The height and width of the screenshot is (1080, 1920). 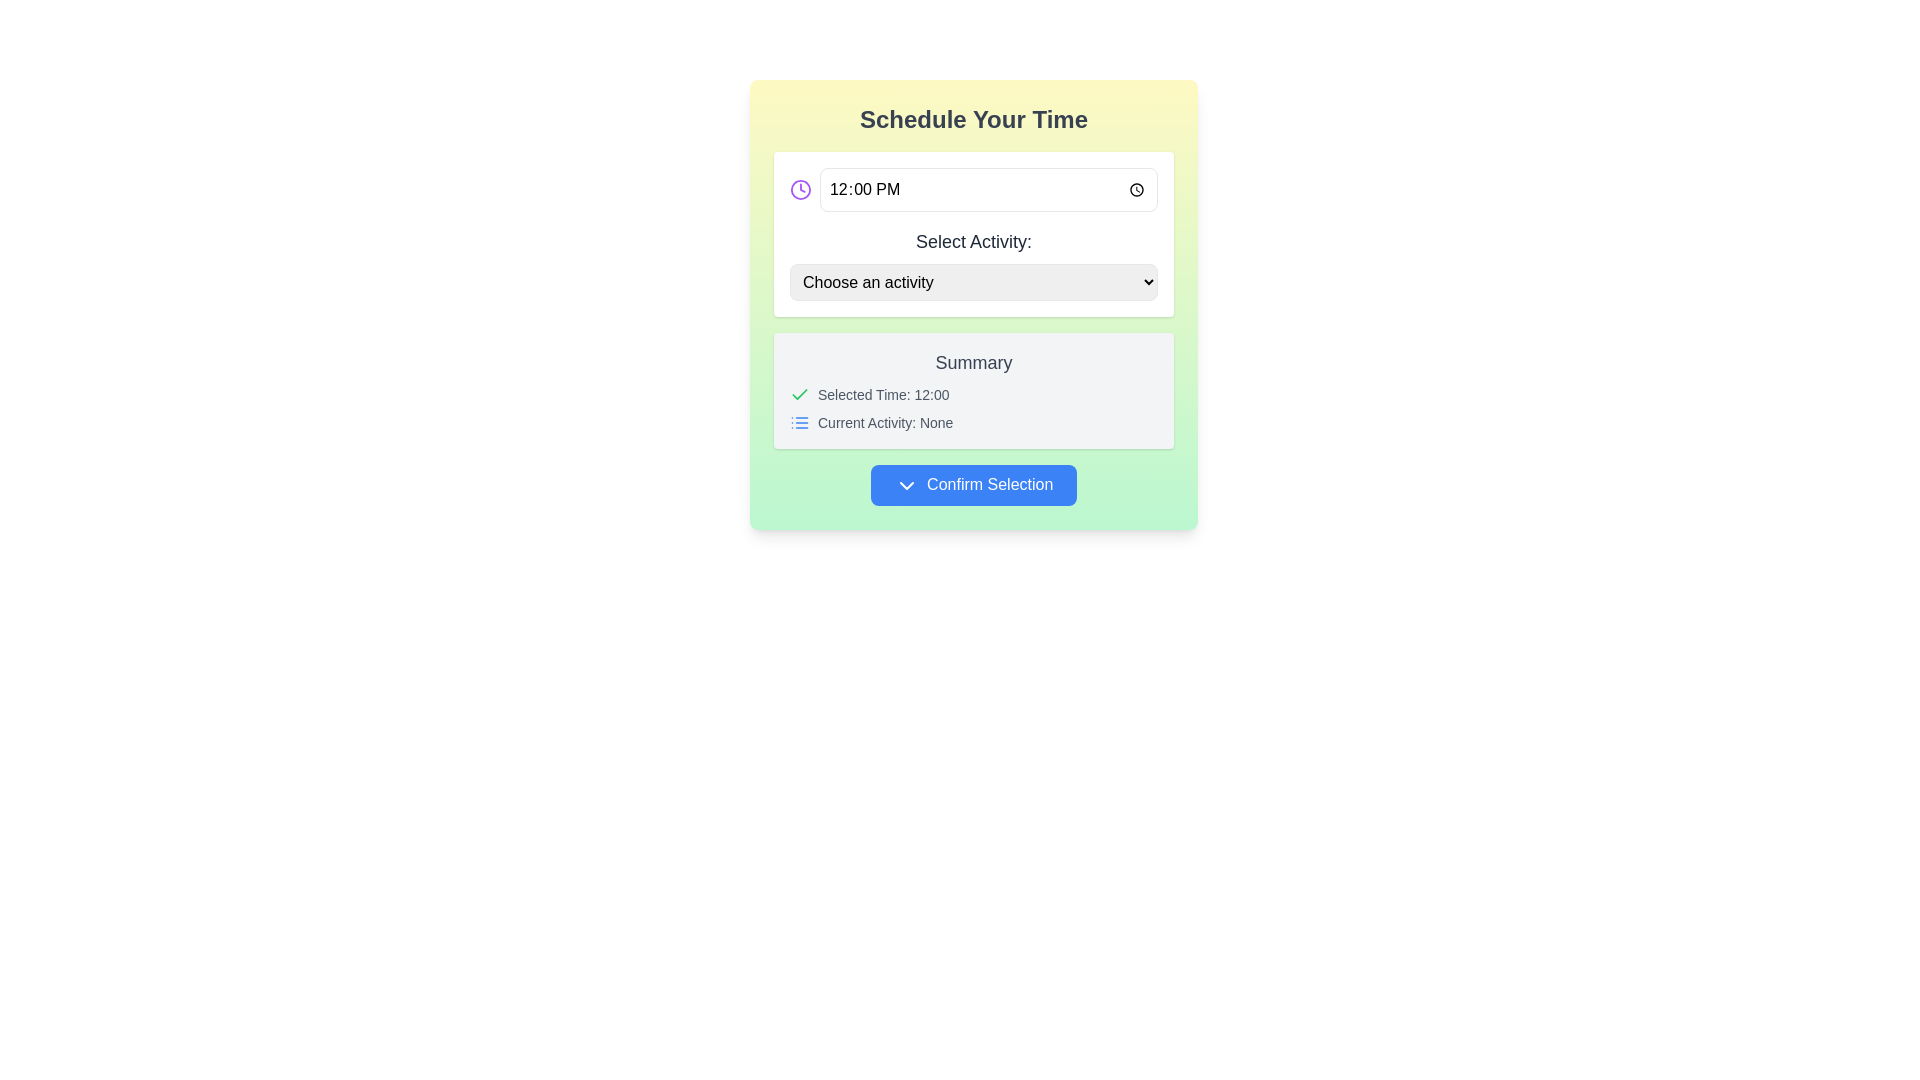 What do you see at coordinates (974, 189) in the screenshot?
I see `the time input field displaying '12:00 PM', which is the primary element for time selection located above the 'Select Activity' dropdown` at bounding box center [974, 189].